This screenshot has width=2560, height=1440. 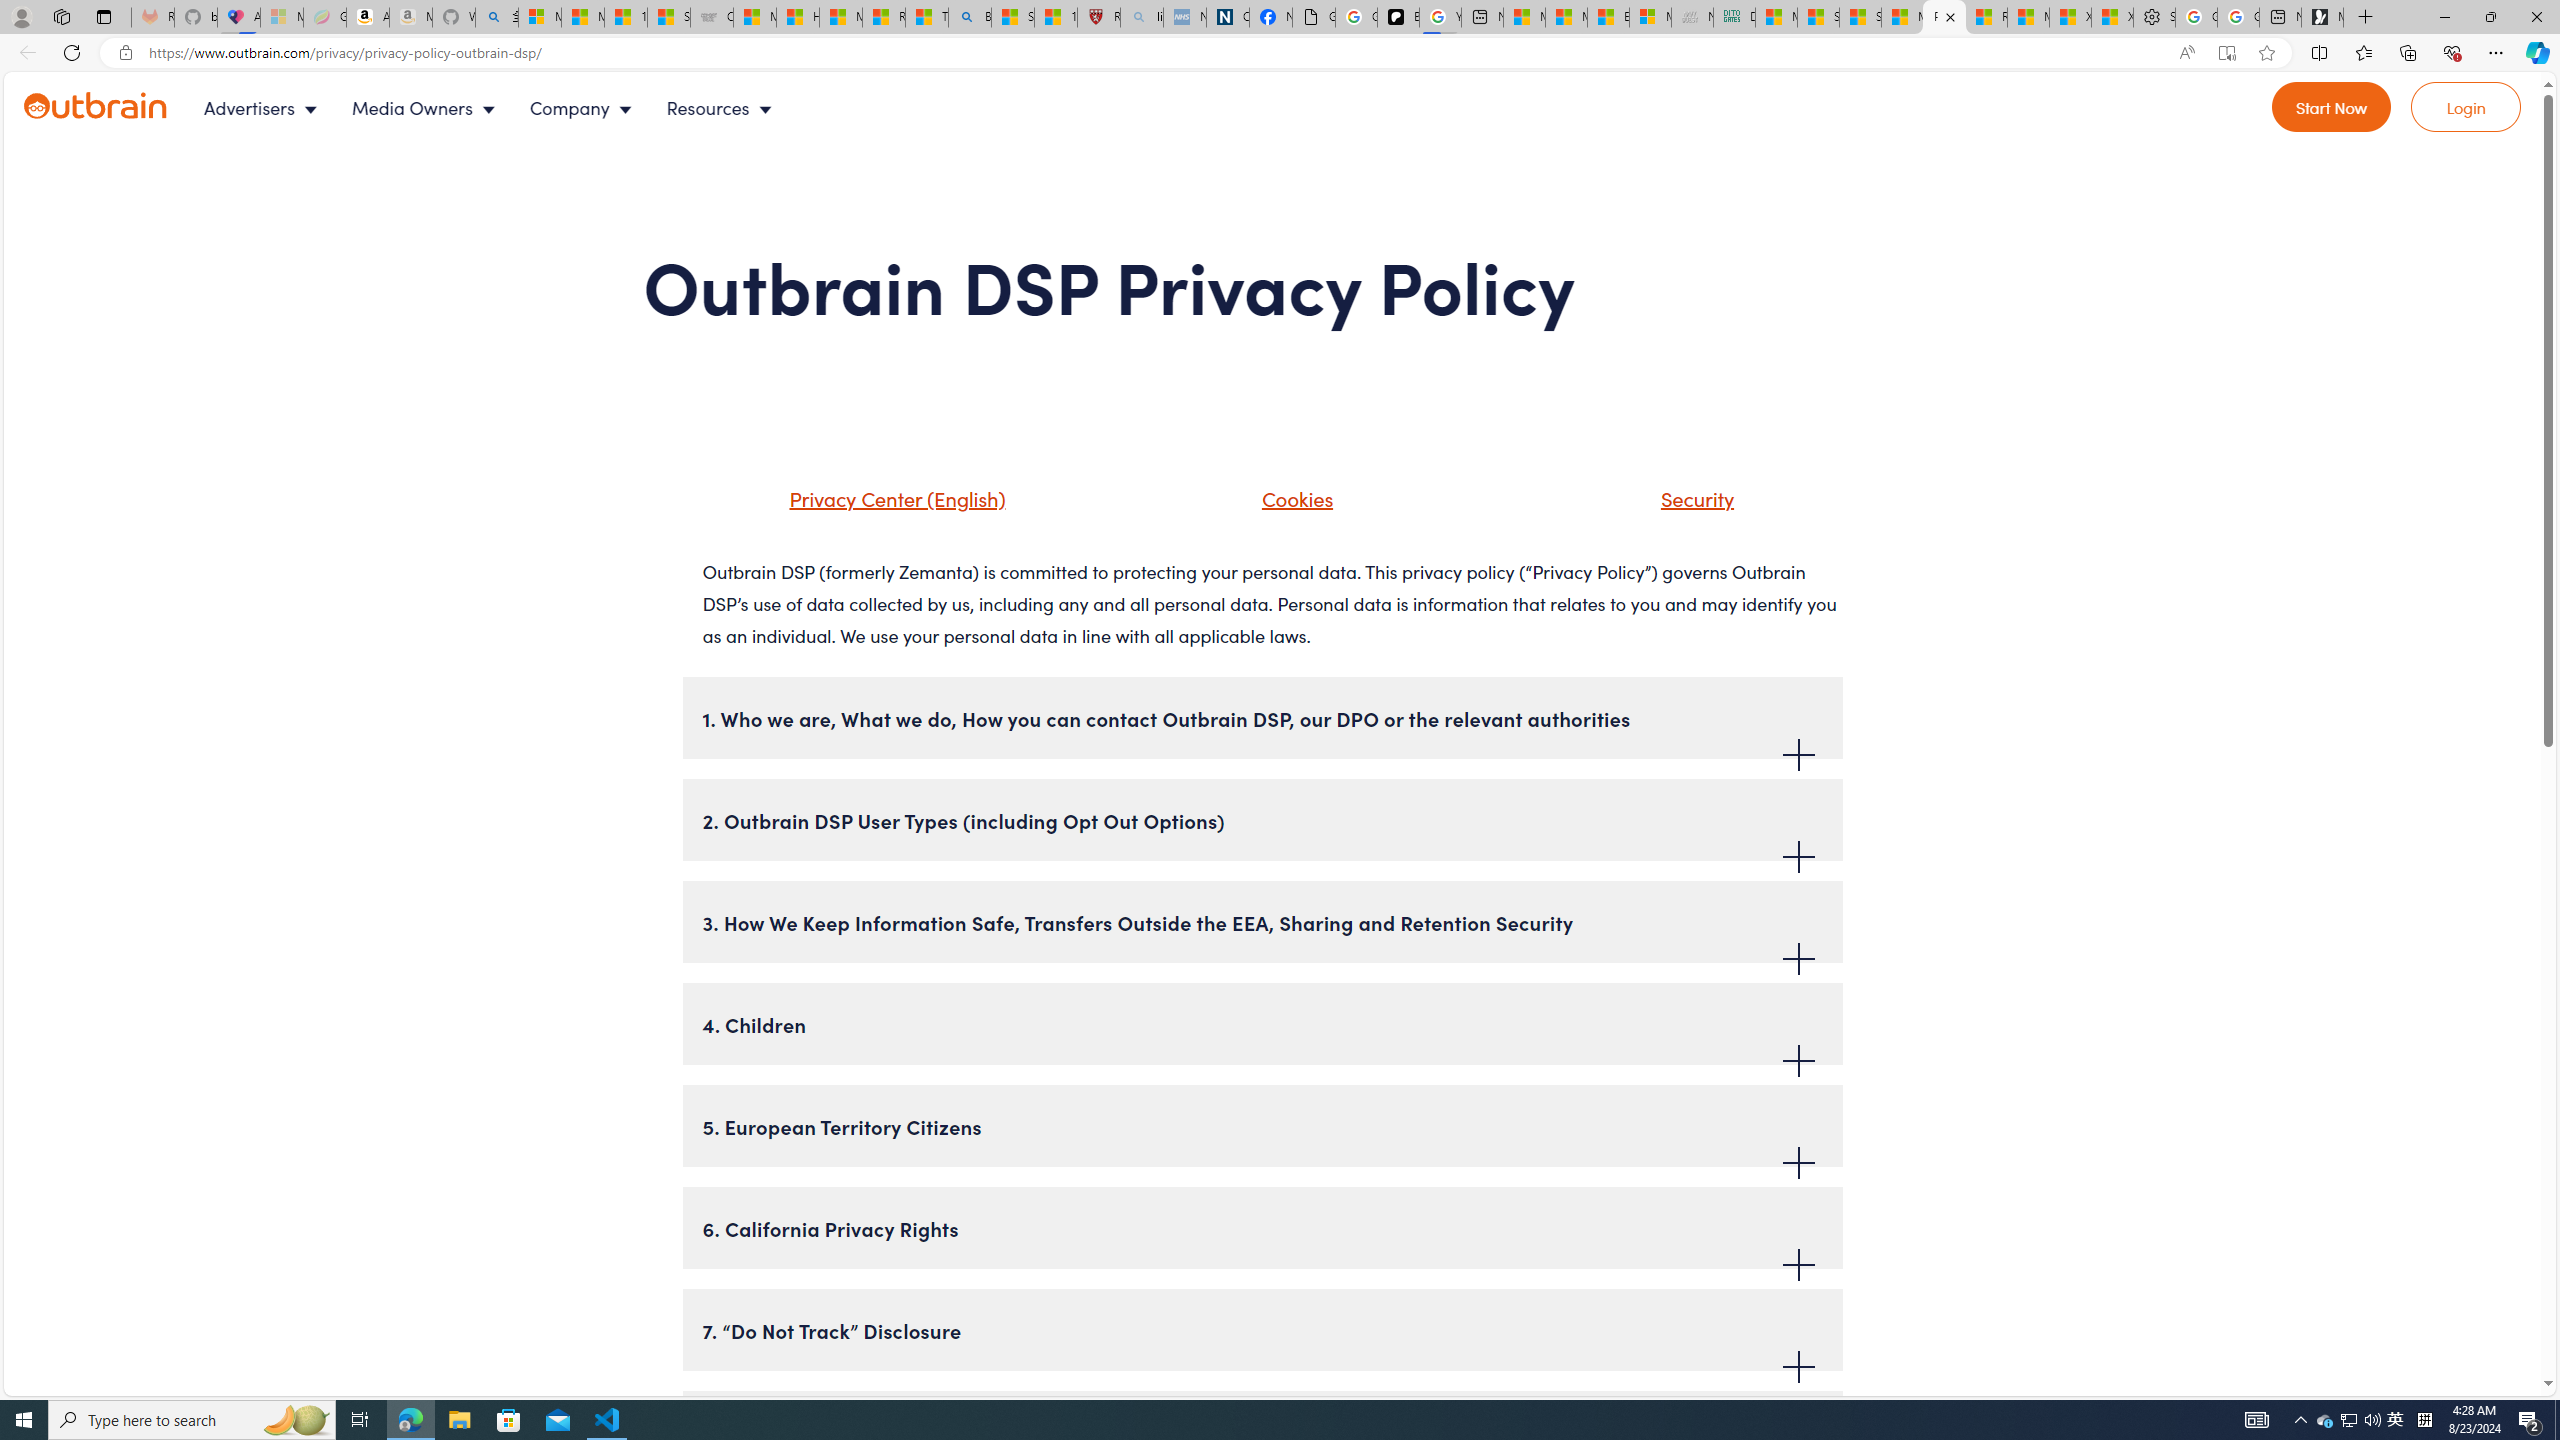 What do you see at coordinates (2226, 53) in the screenshot?
I see `'Enter Immersive Reader (F9)'` at bounding box center [2226, 53].